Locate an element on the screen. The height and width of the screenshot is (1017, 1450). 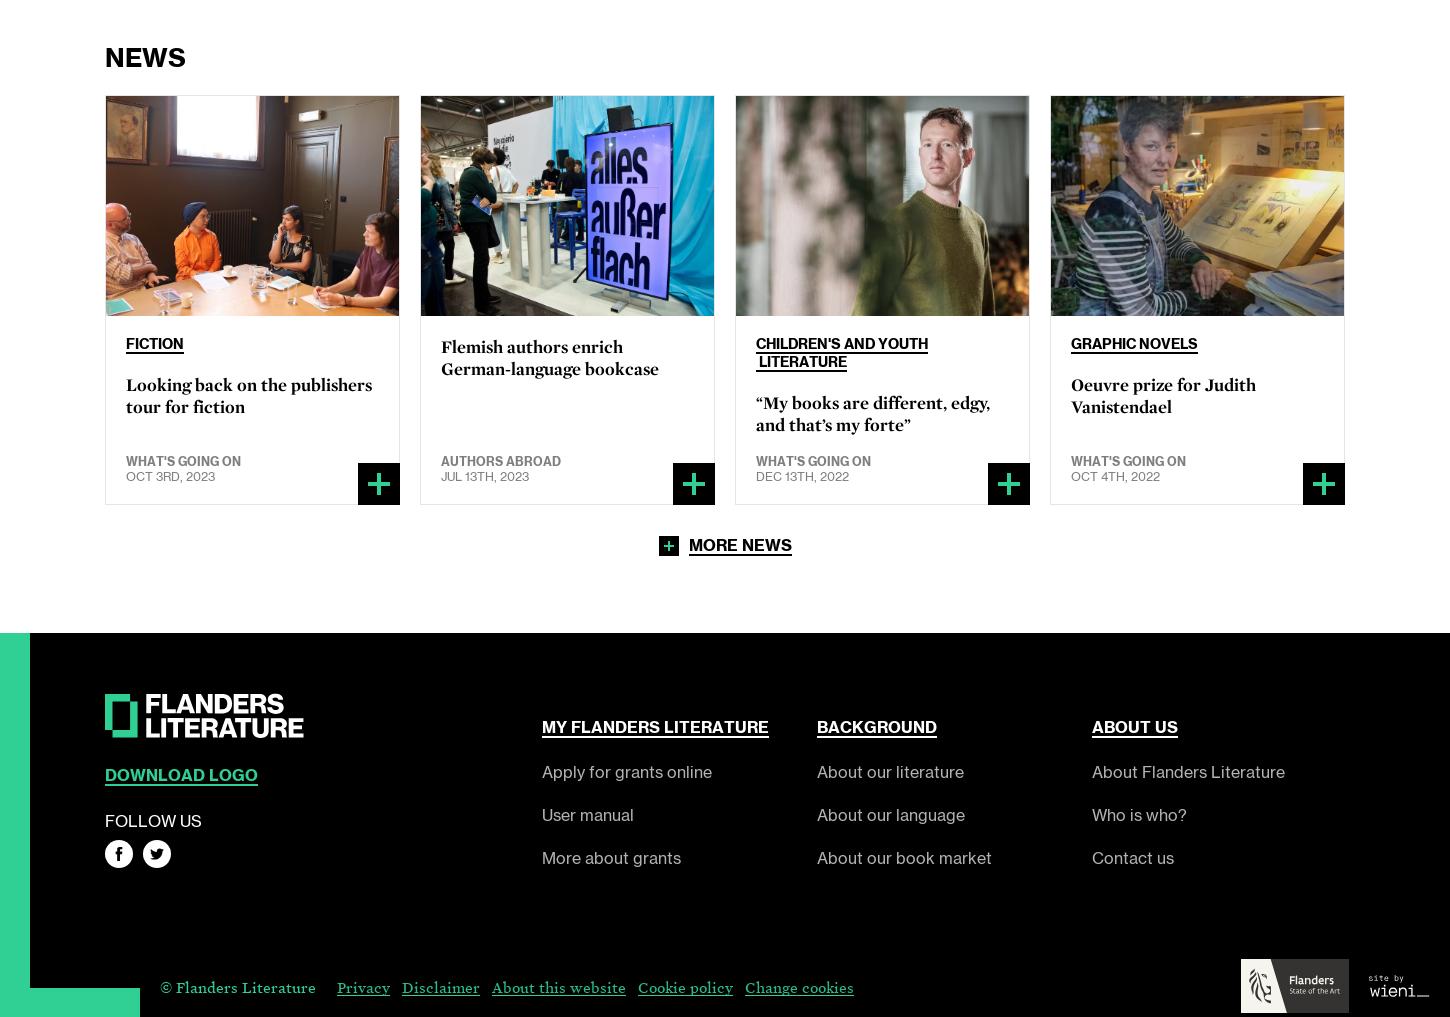
'About our language' is located at coordinates (890, 814).